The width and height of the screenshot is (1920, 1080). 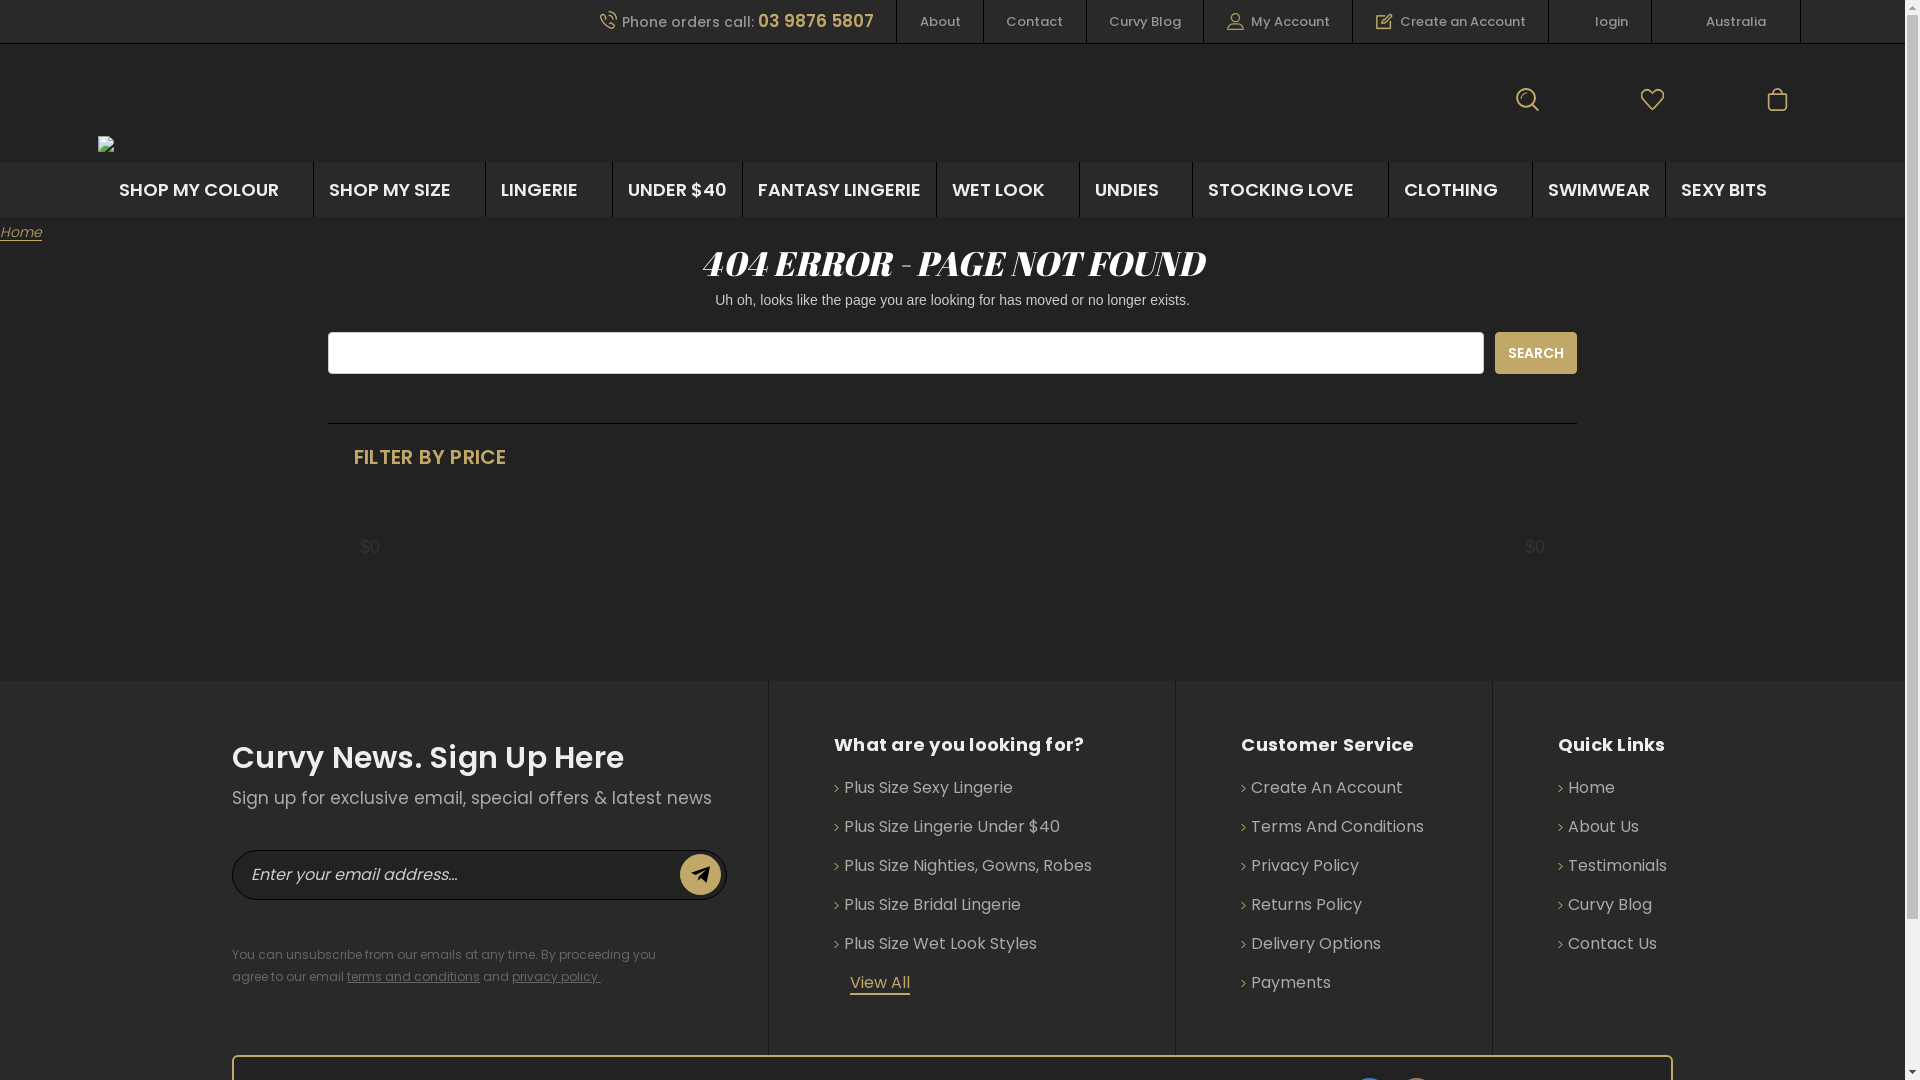 What do you see at coordinates (1732, 189) in the screenshot?
I see `'SEXY BITS'` at bounding box center [1732, 189].